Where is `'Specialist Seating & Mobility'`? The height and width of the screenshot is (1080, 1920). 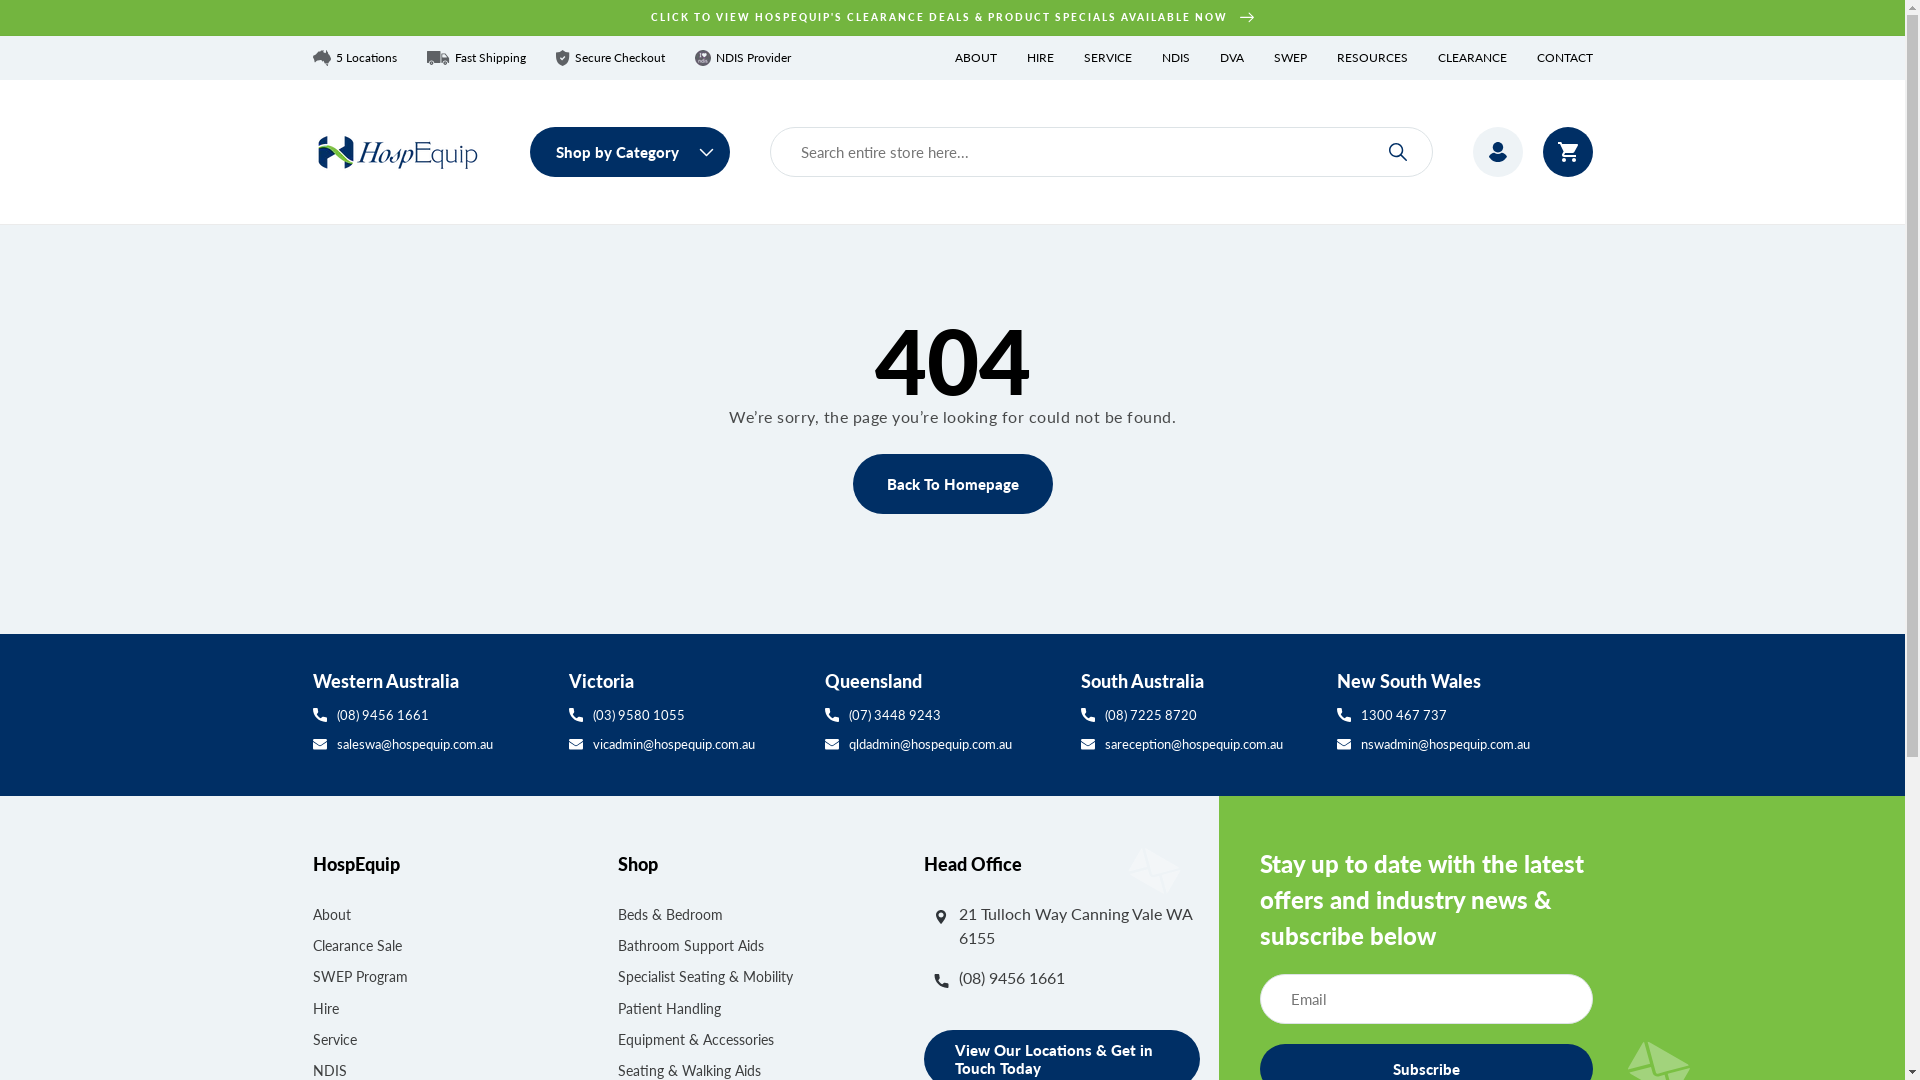
'Specialist Seating & Mobility' is located at coordinates (617, 975).